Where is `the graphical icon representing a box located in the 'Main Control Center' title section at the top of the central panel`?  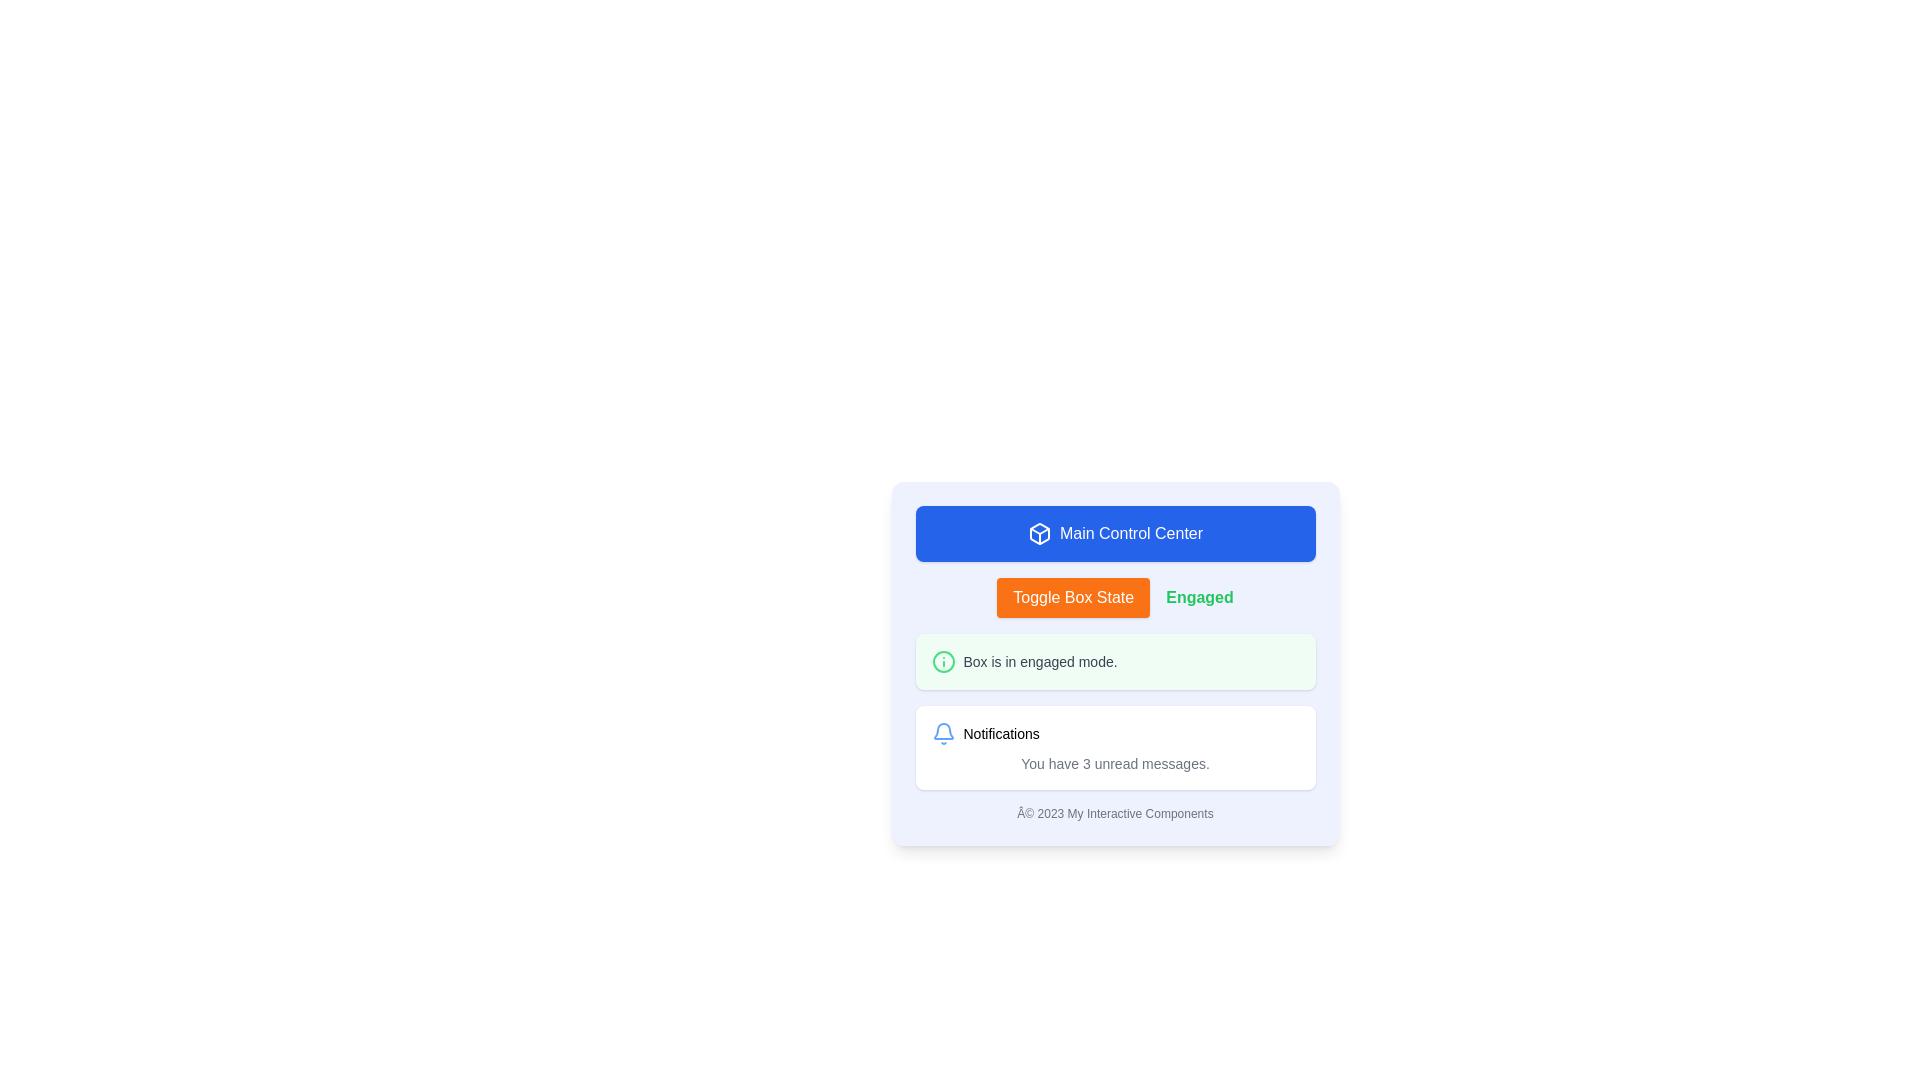 the graphical icon representing a box located in the 'Main Control Center' title section at the top of the central panel is located at coordinates (1039, 532).